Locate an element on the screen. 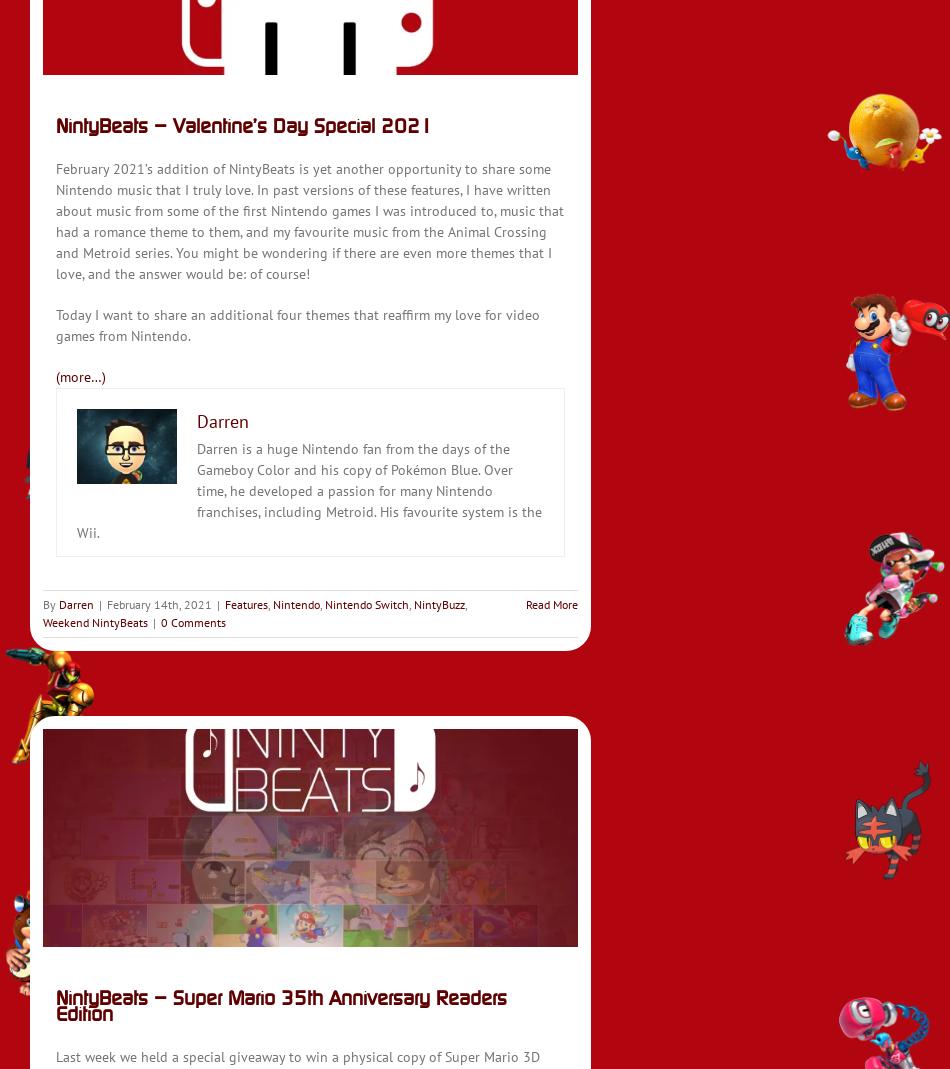 The height and width of the screenshot is (1069, 950). 'Today I want to share an additional four themes that reaffirm my love for video games from Nintendo.' is located at coordinates (297, 325).